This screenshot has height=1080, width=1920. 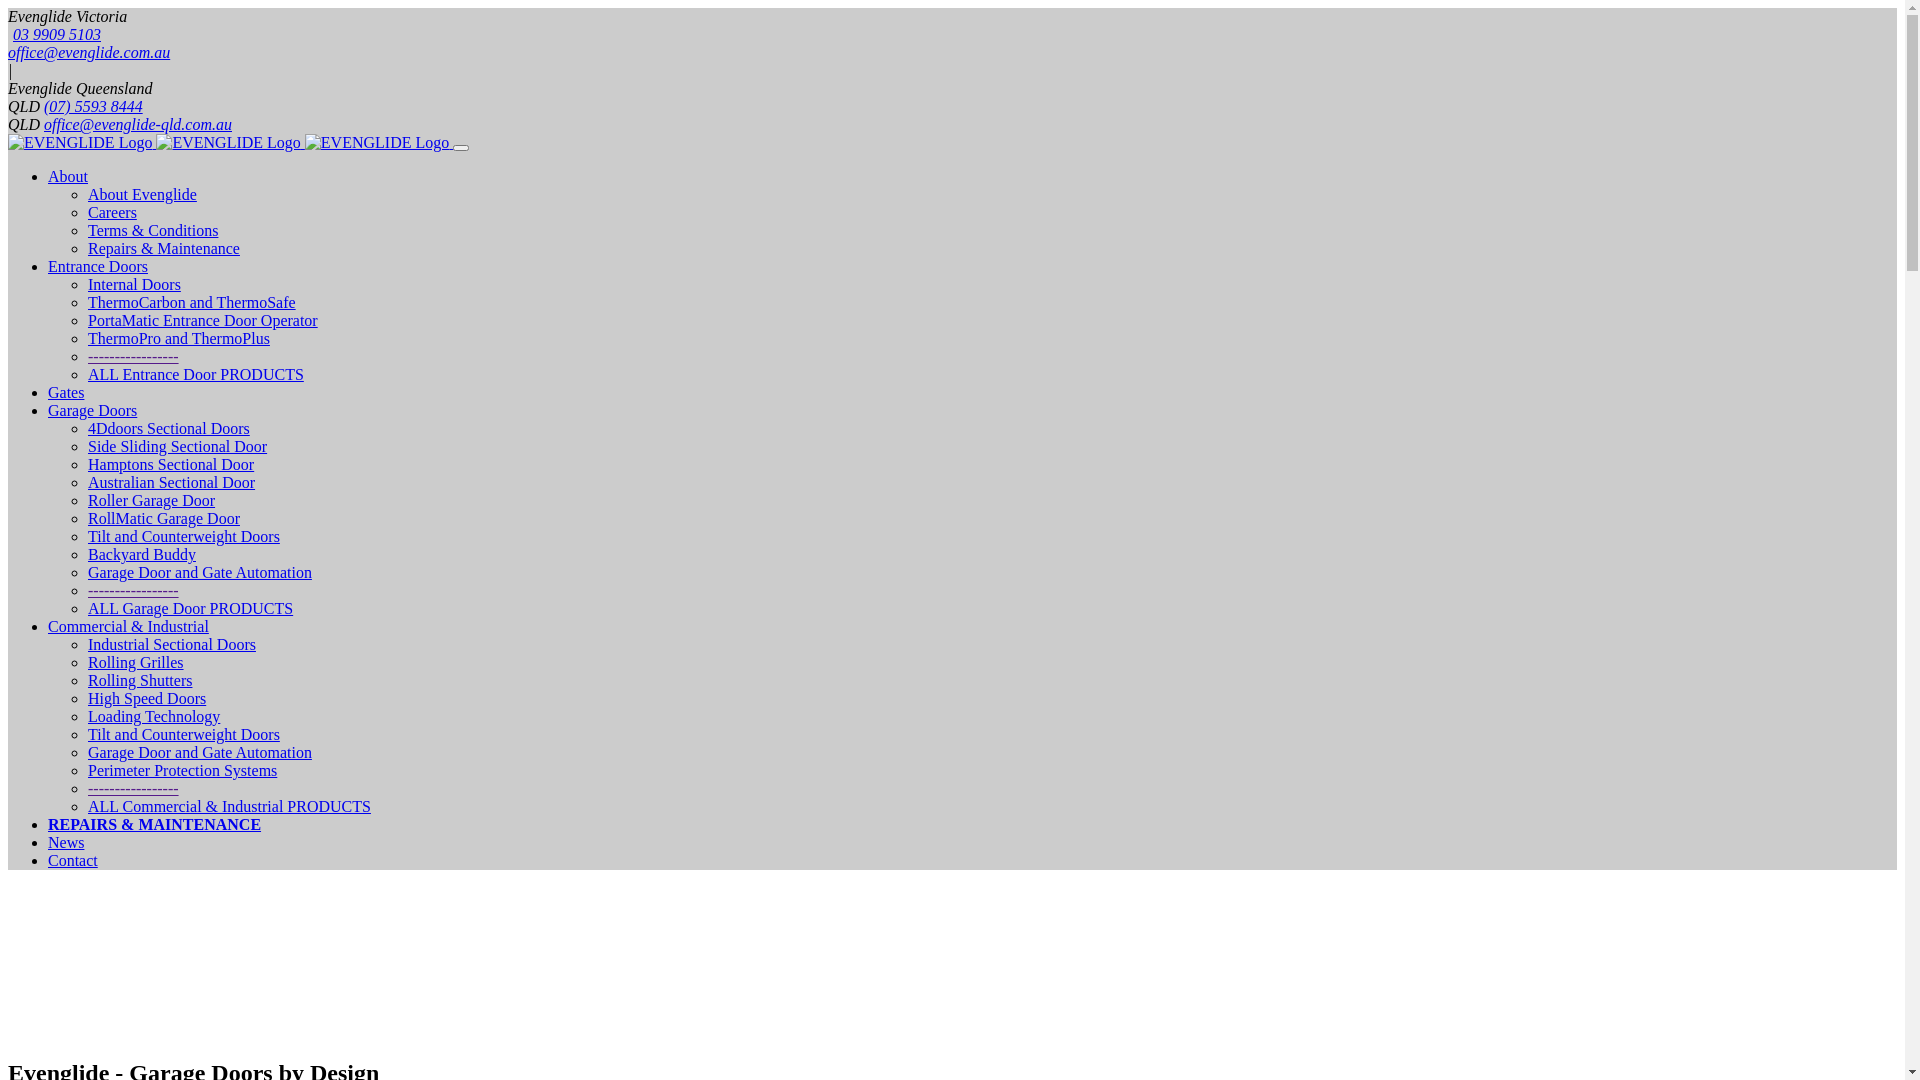 I want to click on '4Ddoors Sectional Doors', so click(x=168, y=427).